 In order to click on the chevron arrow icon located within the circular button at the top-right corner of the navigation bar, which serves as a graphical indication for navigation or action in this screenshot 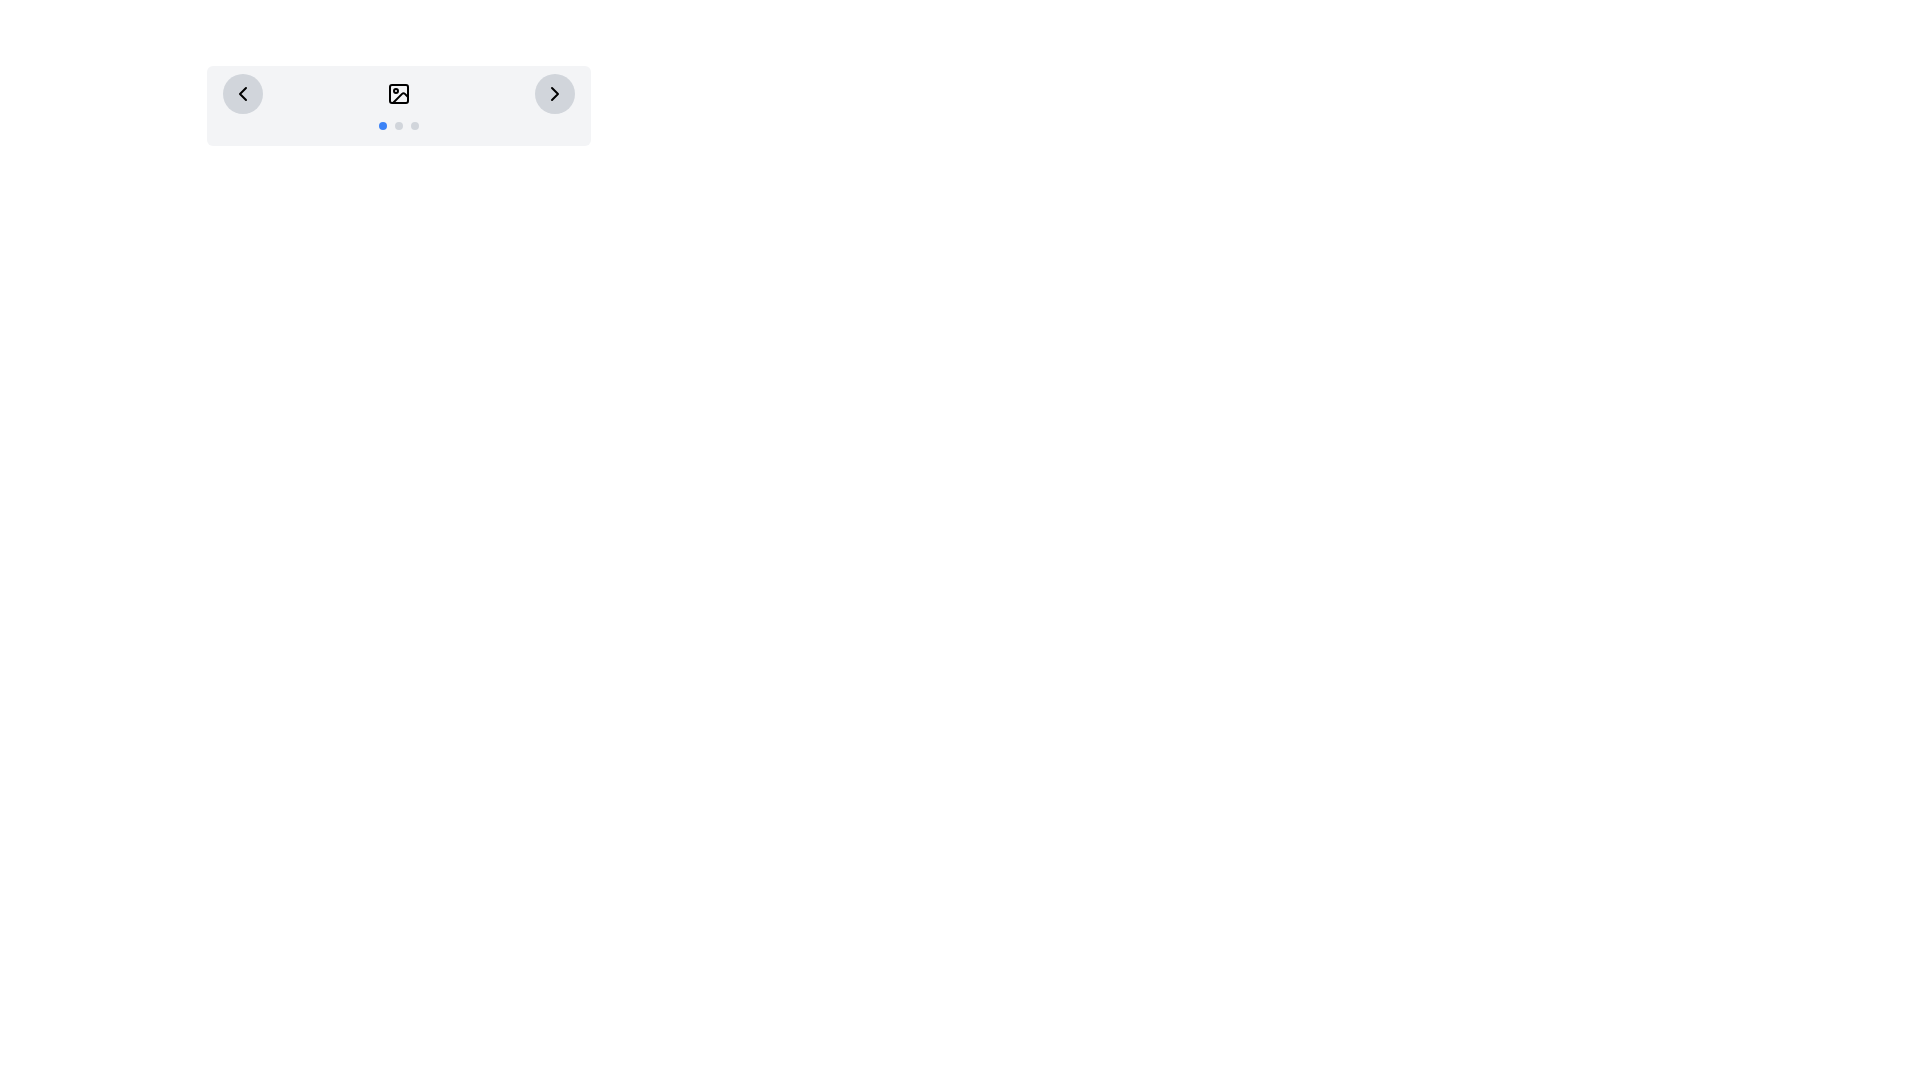, I will do `click(554, 93)`.